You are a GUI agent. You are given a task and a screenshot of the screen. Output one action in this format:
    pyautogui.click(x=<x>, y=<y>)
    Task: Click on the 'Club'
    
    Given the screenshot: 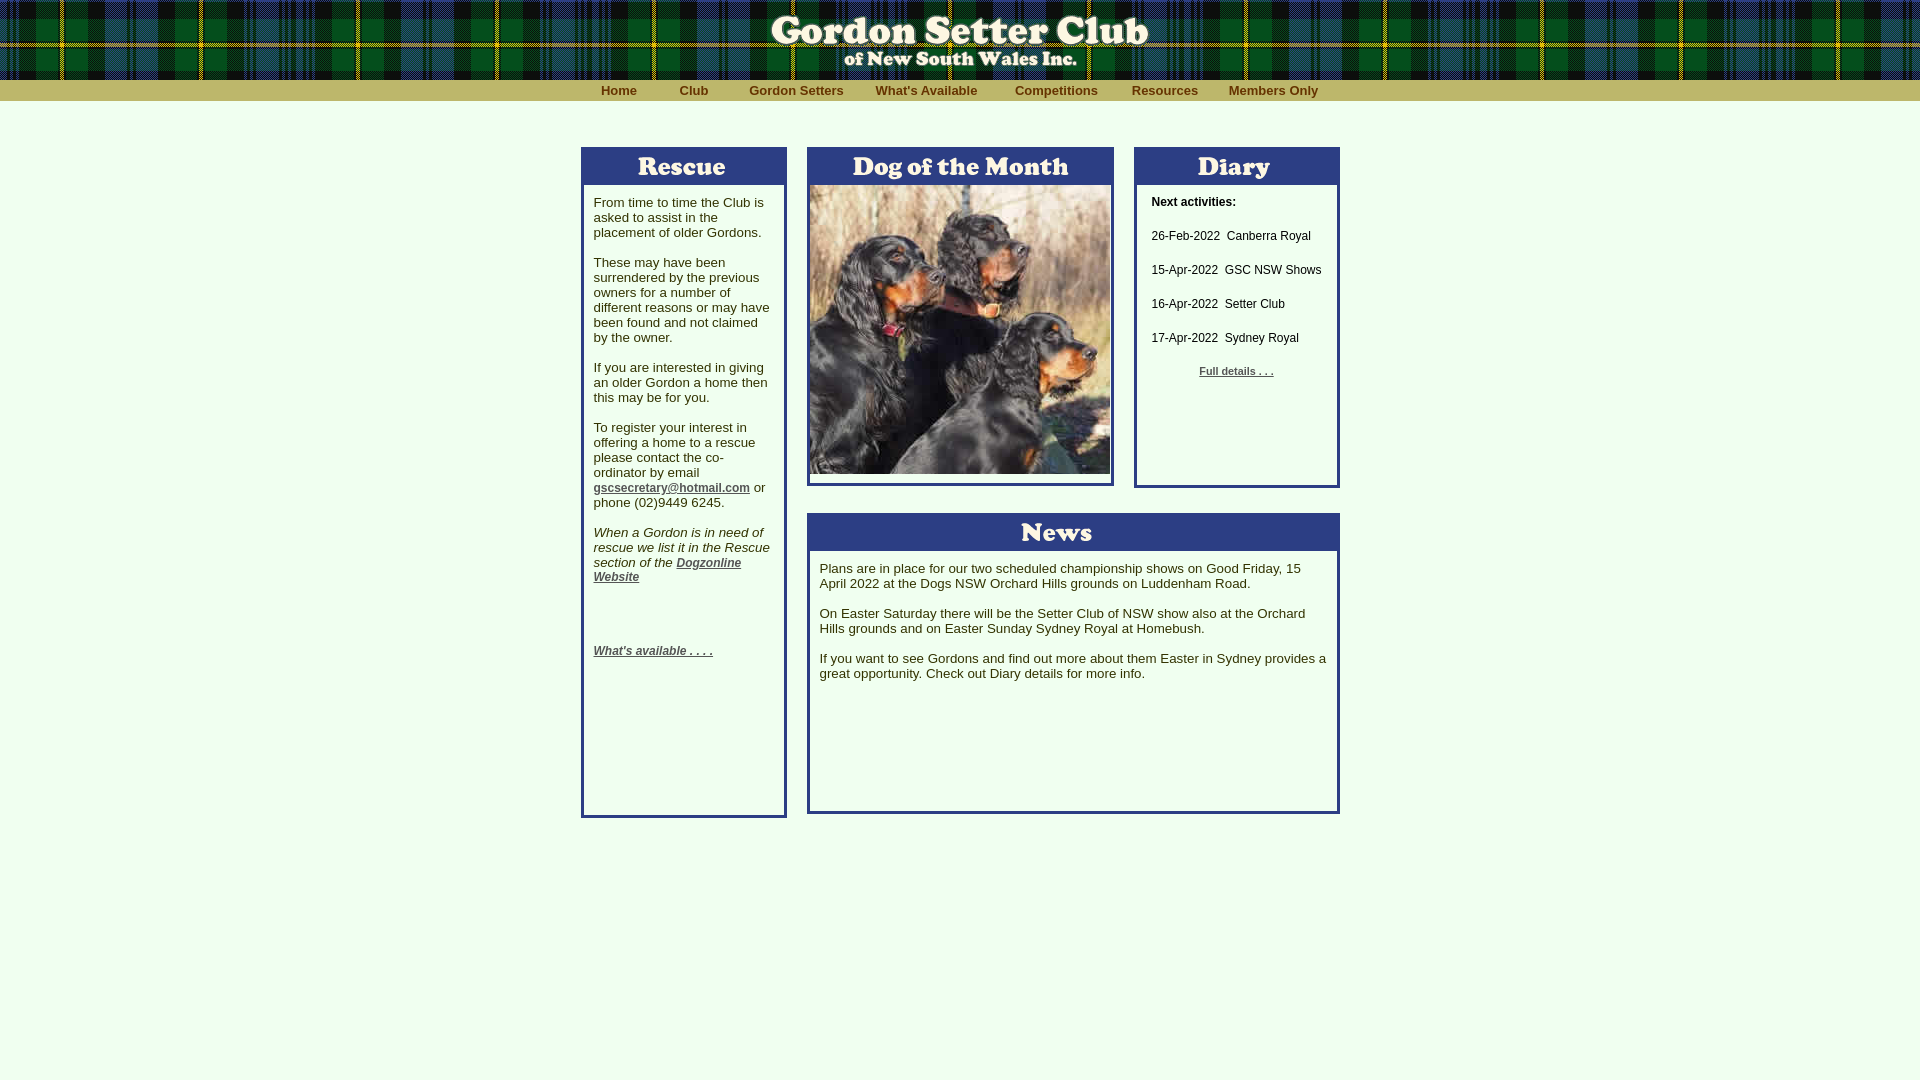 What is the action you would take?
    pyautogui.click(x=656, y=90)
    